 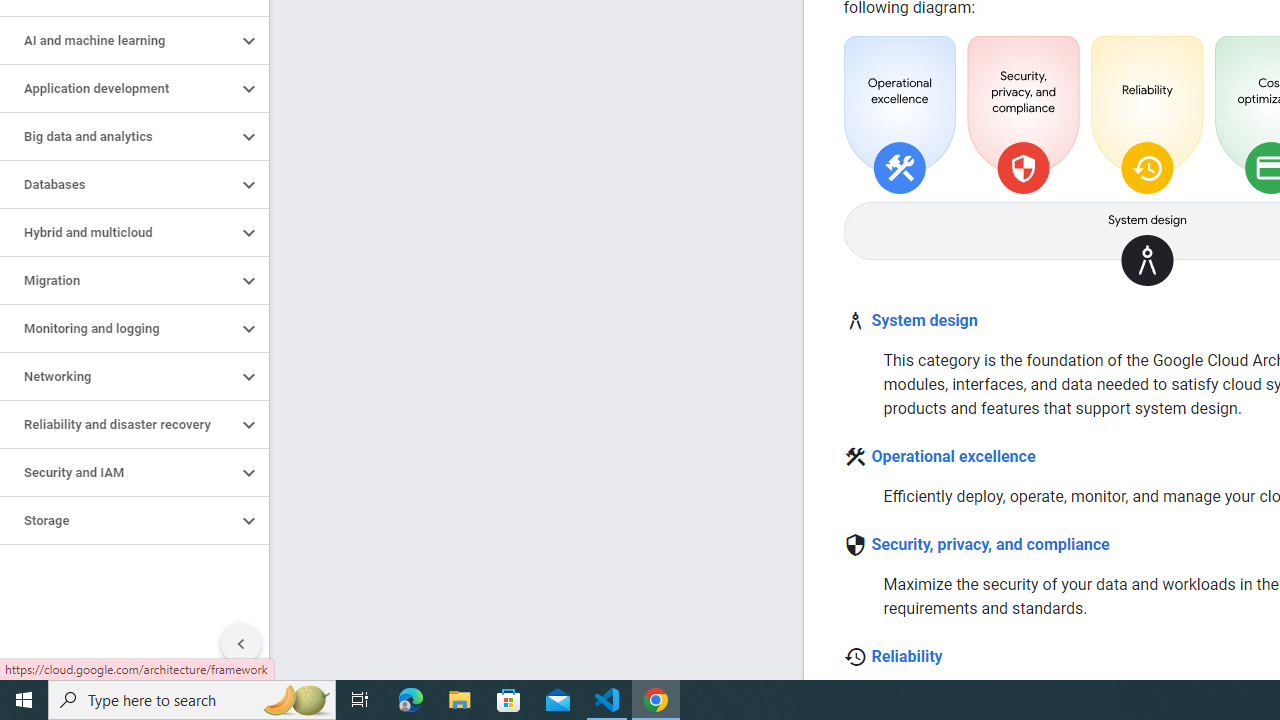 I want to click on 'Operational excellence', so click(x=951, y=457).